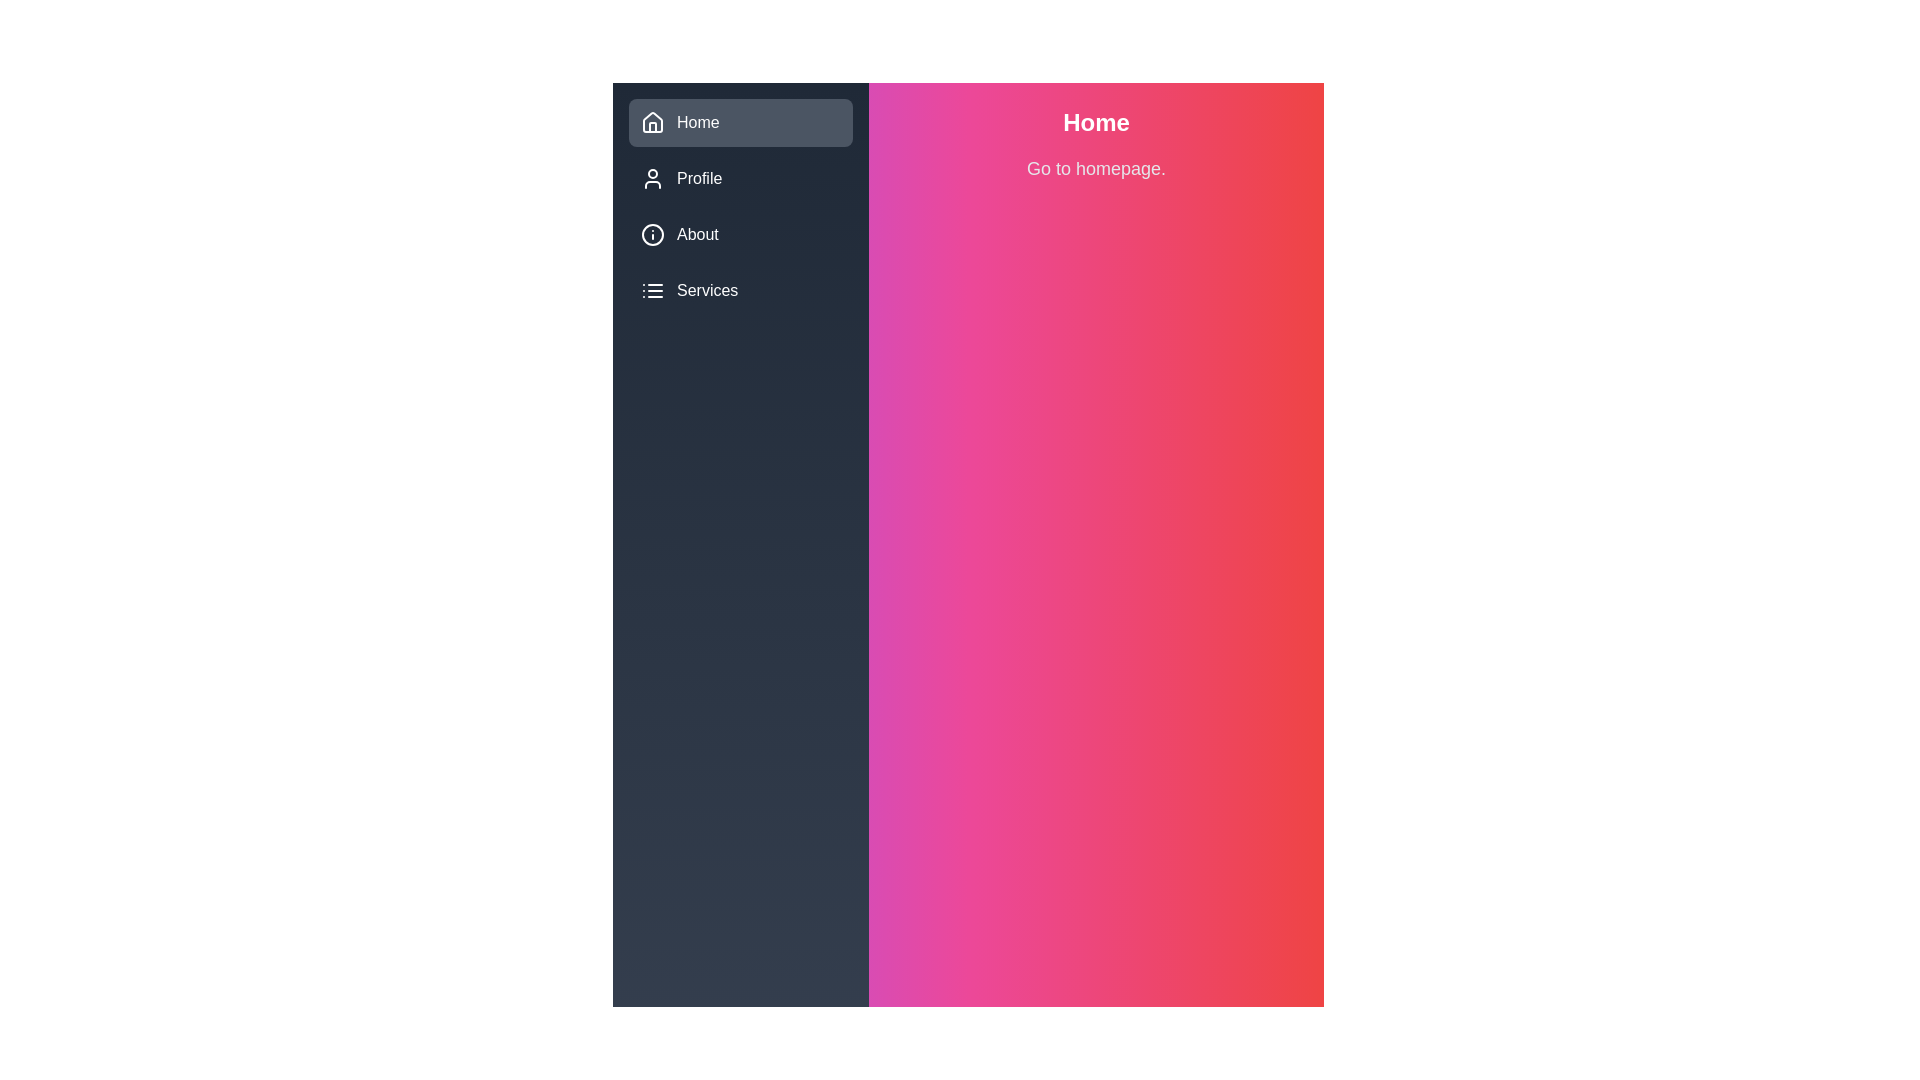 This screenshot has width=1920, height=1080. Describe the element at coordinates (652, 290) in the screenshot. I see `the menu item corresponding to Services` at that location.